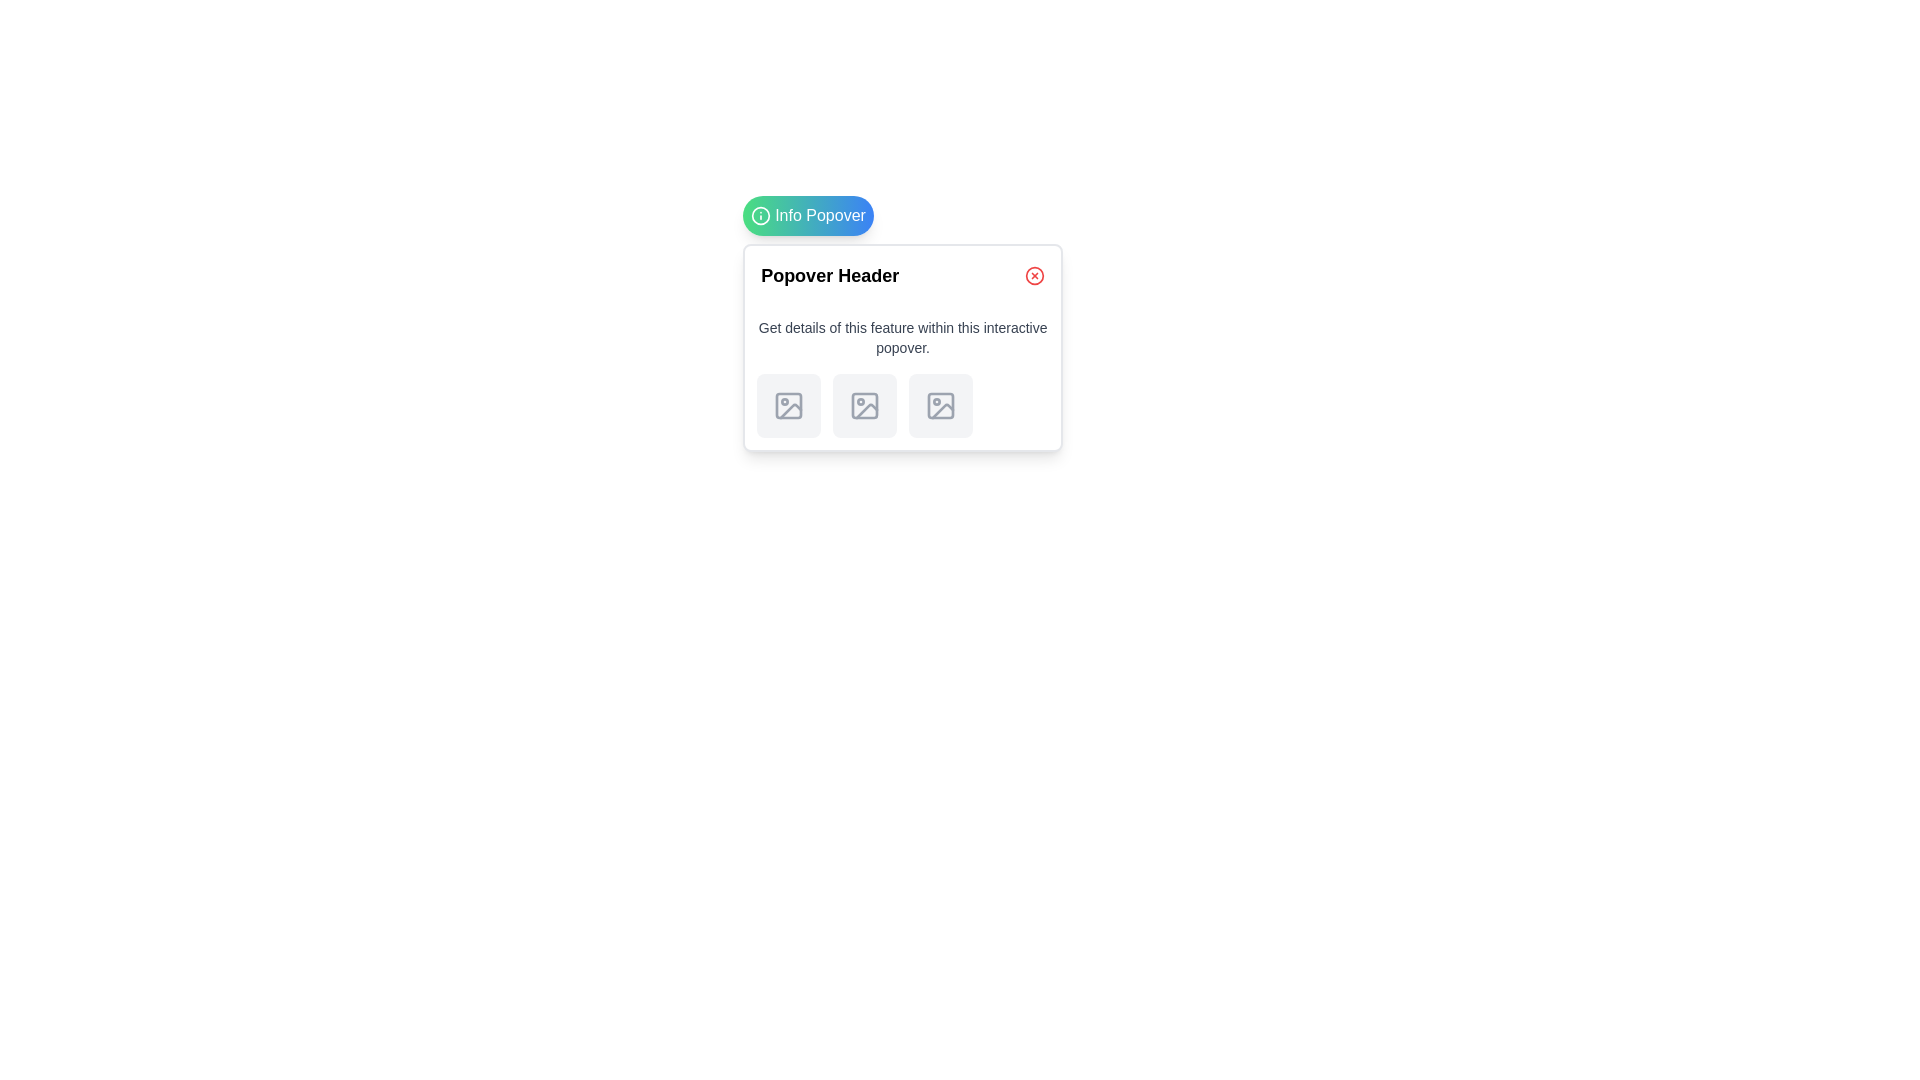 The width and height of the screenshot is (1920, 1080). I want to click on the icon button located in the popover dialog box under 'Popover Header', so click(788, 405).